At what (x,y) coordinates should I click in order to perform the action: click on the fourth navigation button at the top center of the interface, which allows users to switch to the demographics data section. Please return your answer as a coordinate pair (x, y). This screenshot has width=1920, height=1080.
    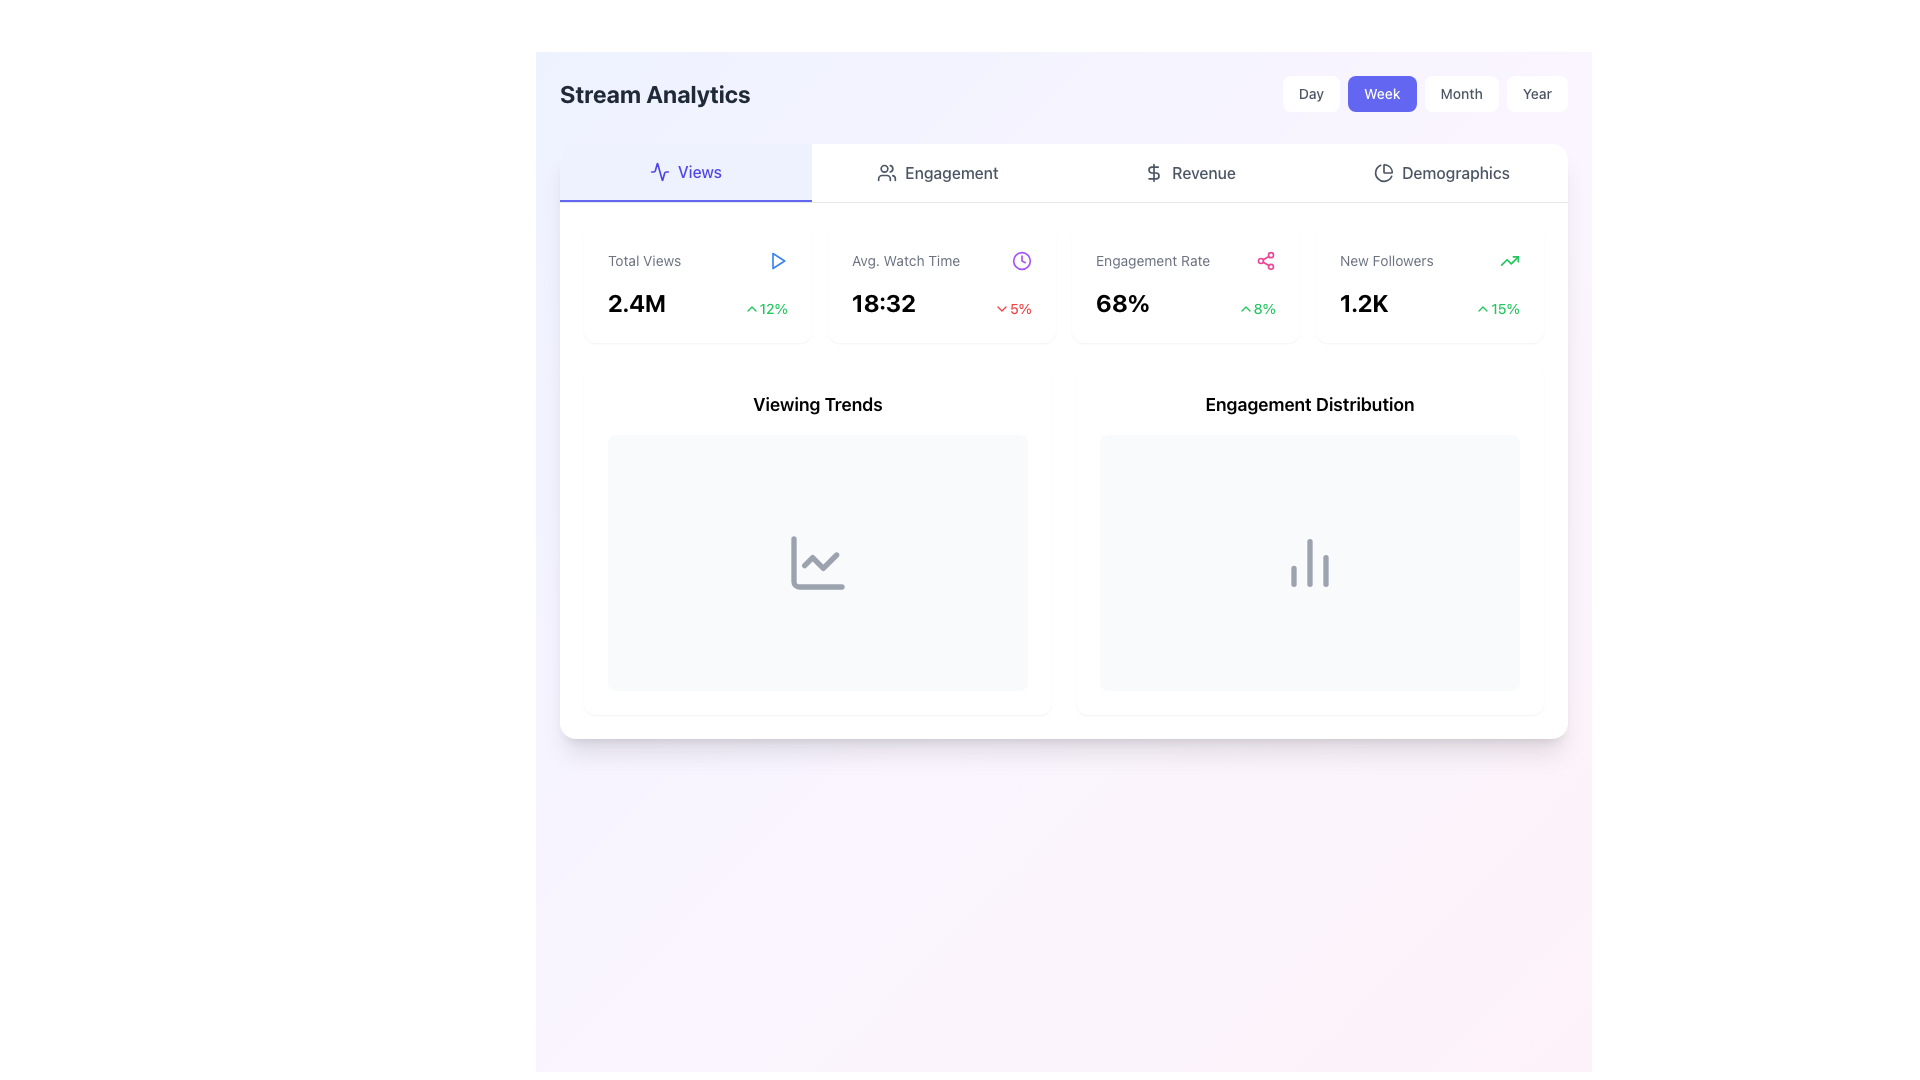
    Looking at the image, I should click on (1441, 172).